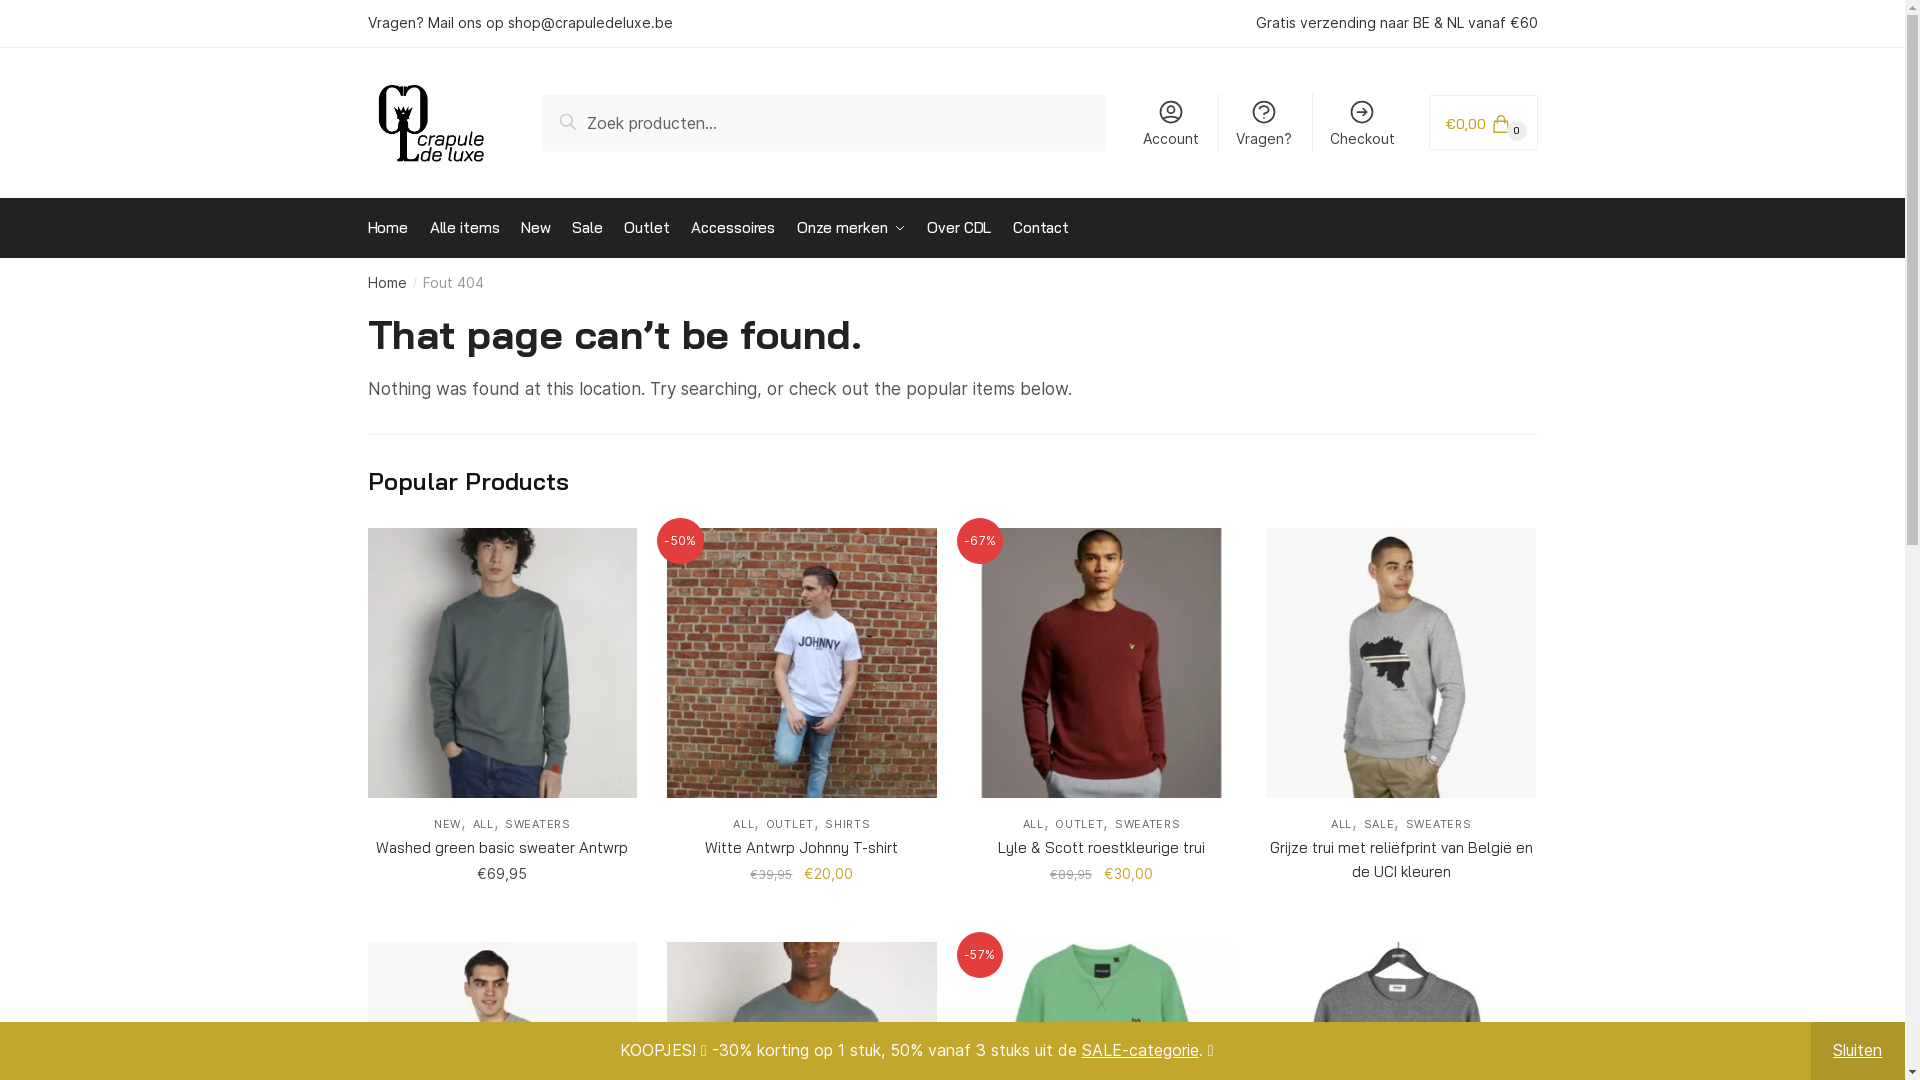 The image size is (1920, 1080). What do you see at coordinates (1263, 122) in the screenshot?
I see `'Vragen?'` at bounding box center [1263, 122].